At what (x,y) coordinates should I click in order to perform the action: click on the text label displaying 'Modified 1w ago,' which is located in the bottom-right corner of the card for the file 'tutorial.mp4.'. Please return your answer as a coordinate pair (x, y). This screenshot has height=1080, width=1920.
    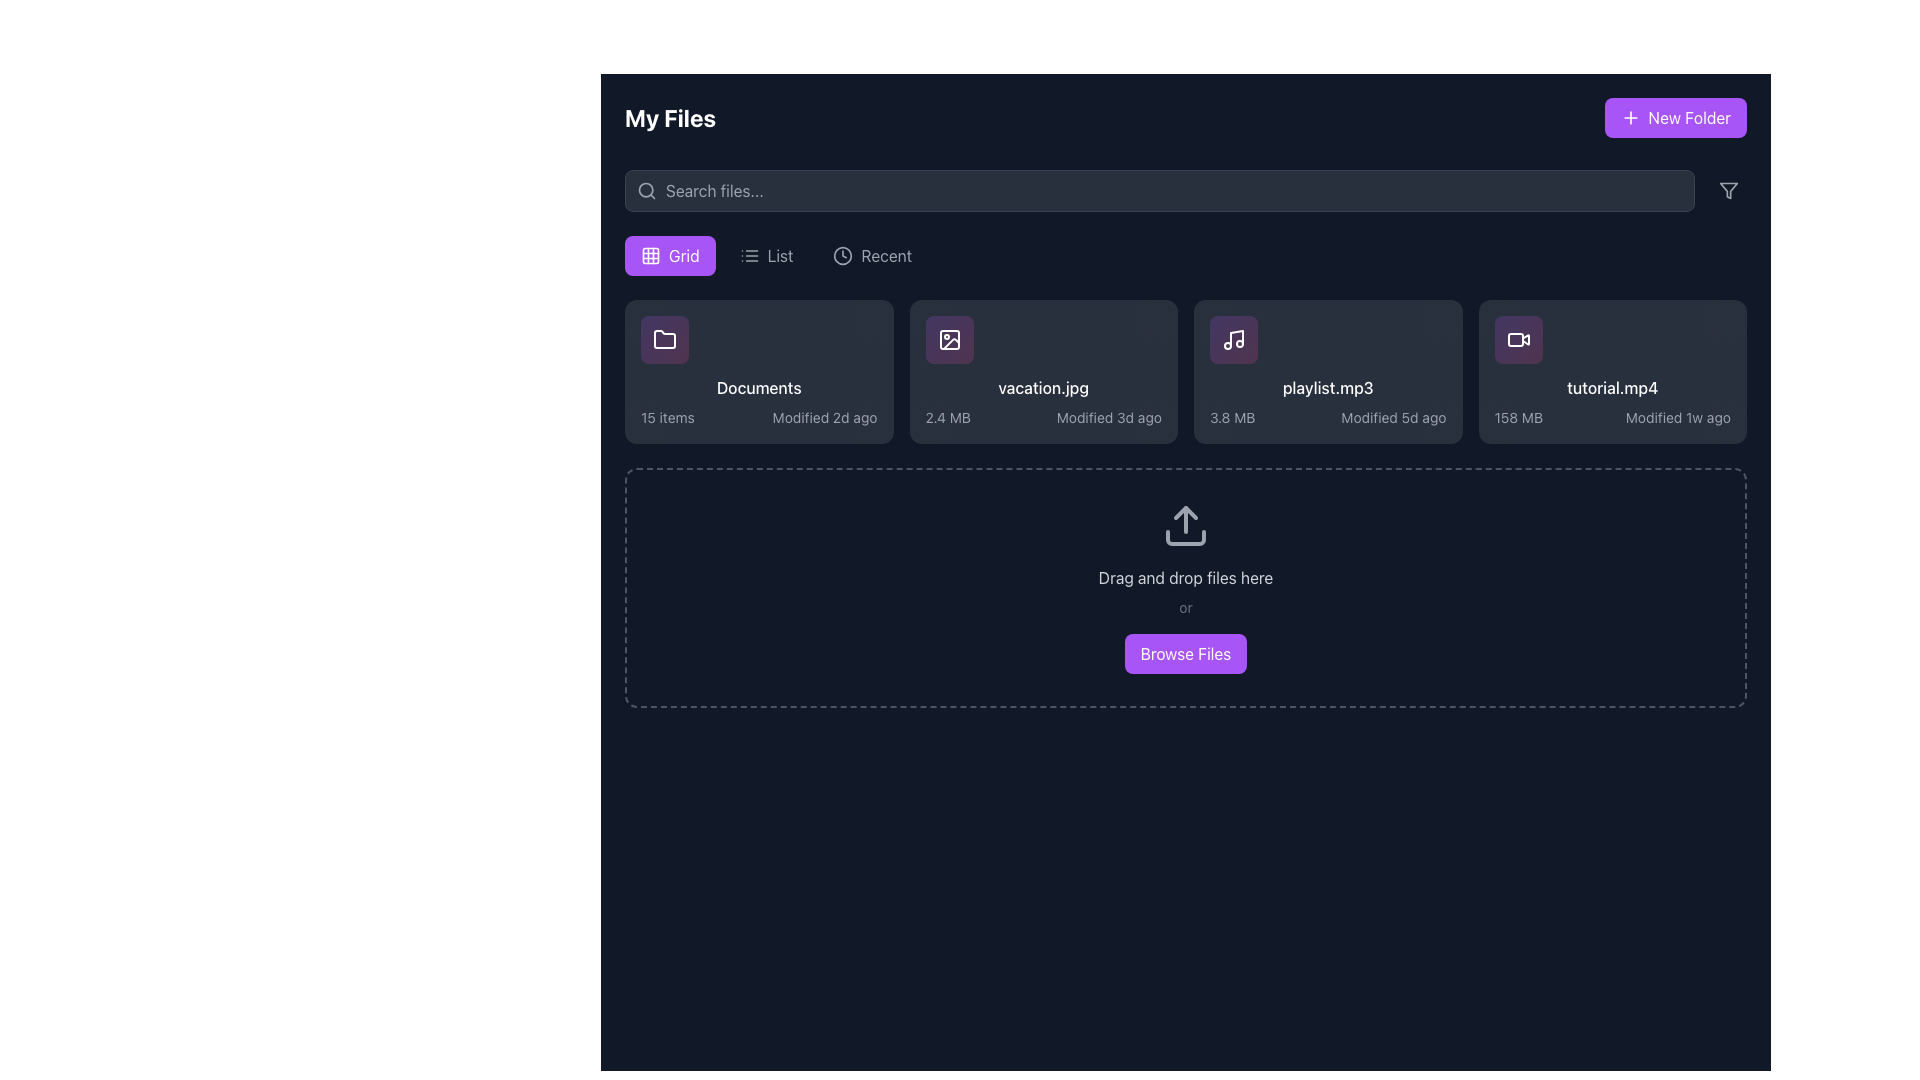
    Looking at the image, I should click on (1678, 416).